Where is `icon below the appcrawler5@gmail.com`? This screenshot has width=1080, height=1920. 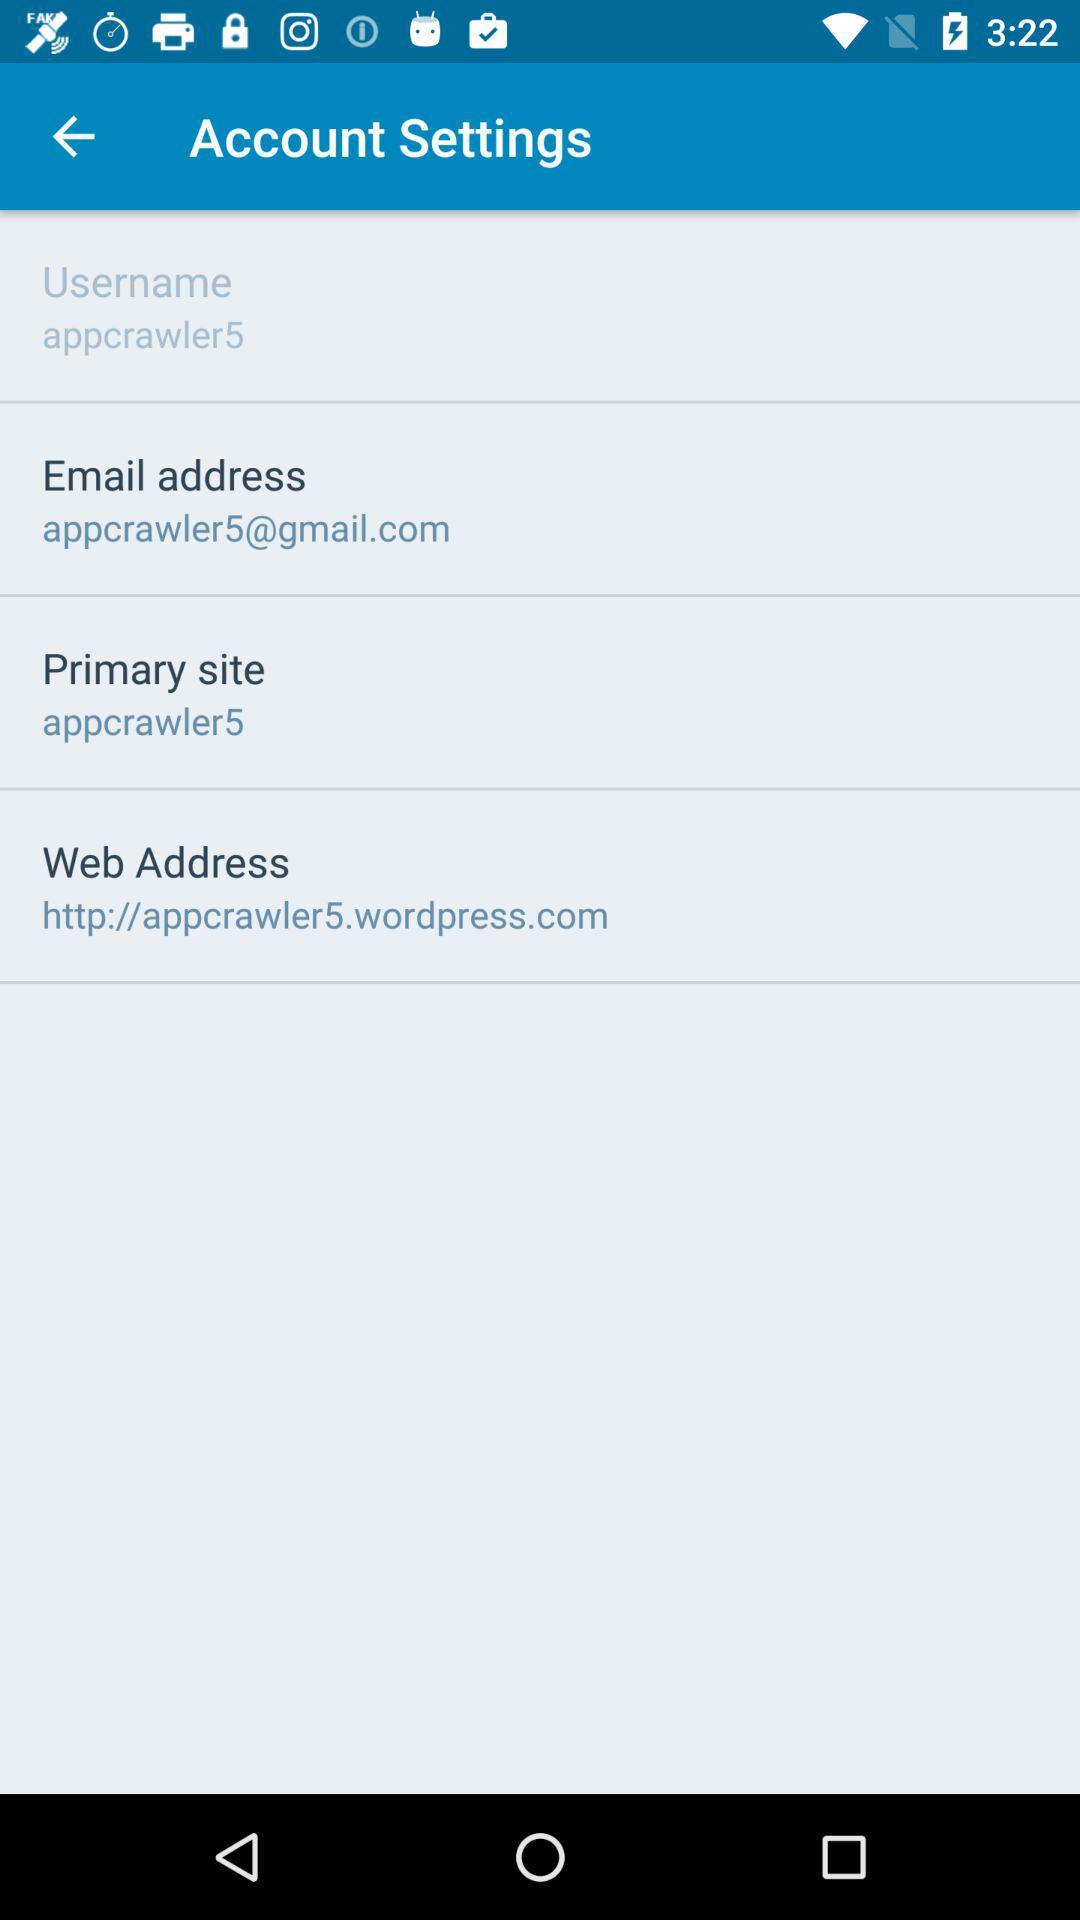 icon below the appcrawler5@gmail.com is located at coordinates (152, 667).